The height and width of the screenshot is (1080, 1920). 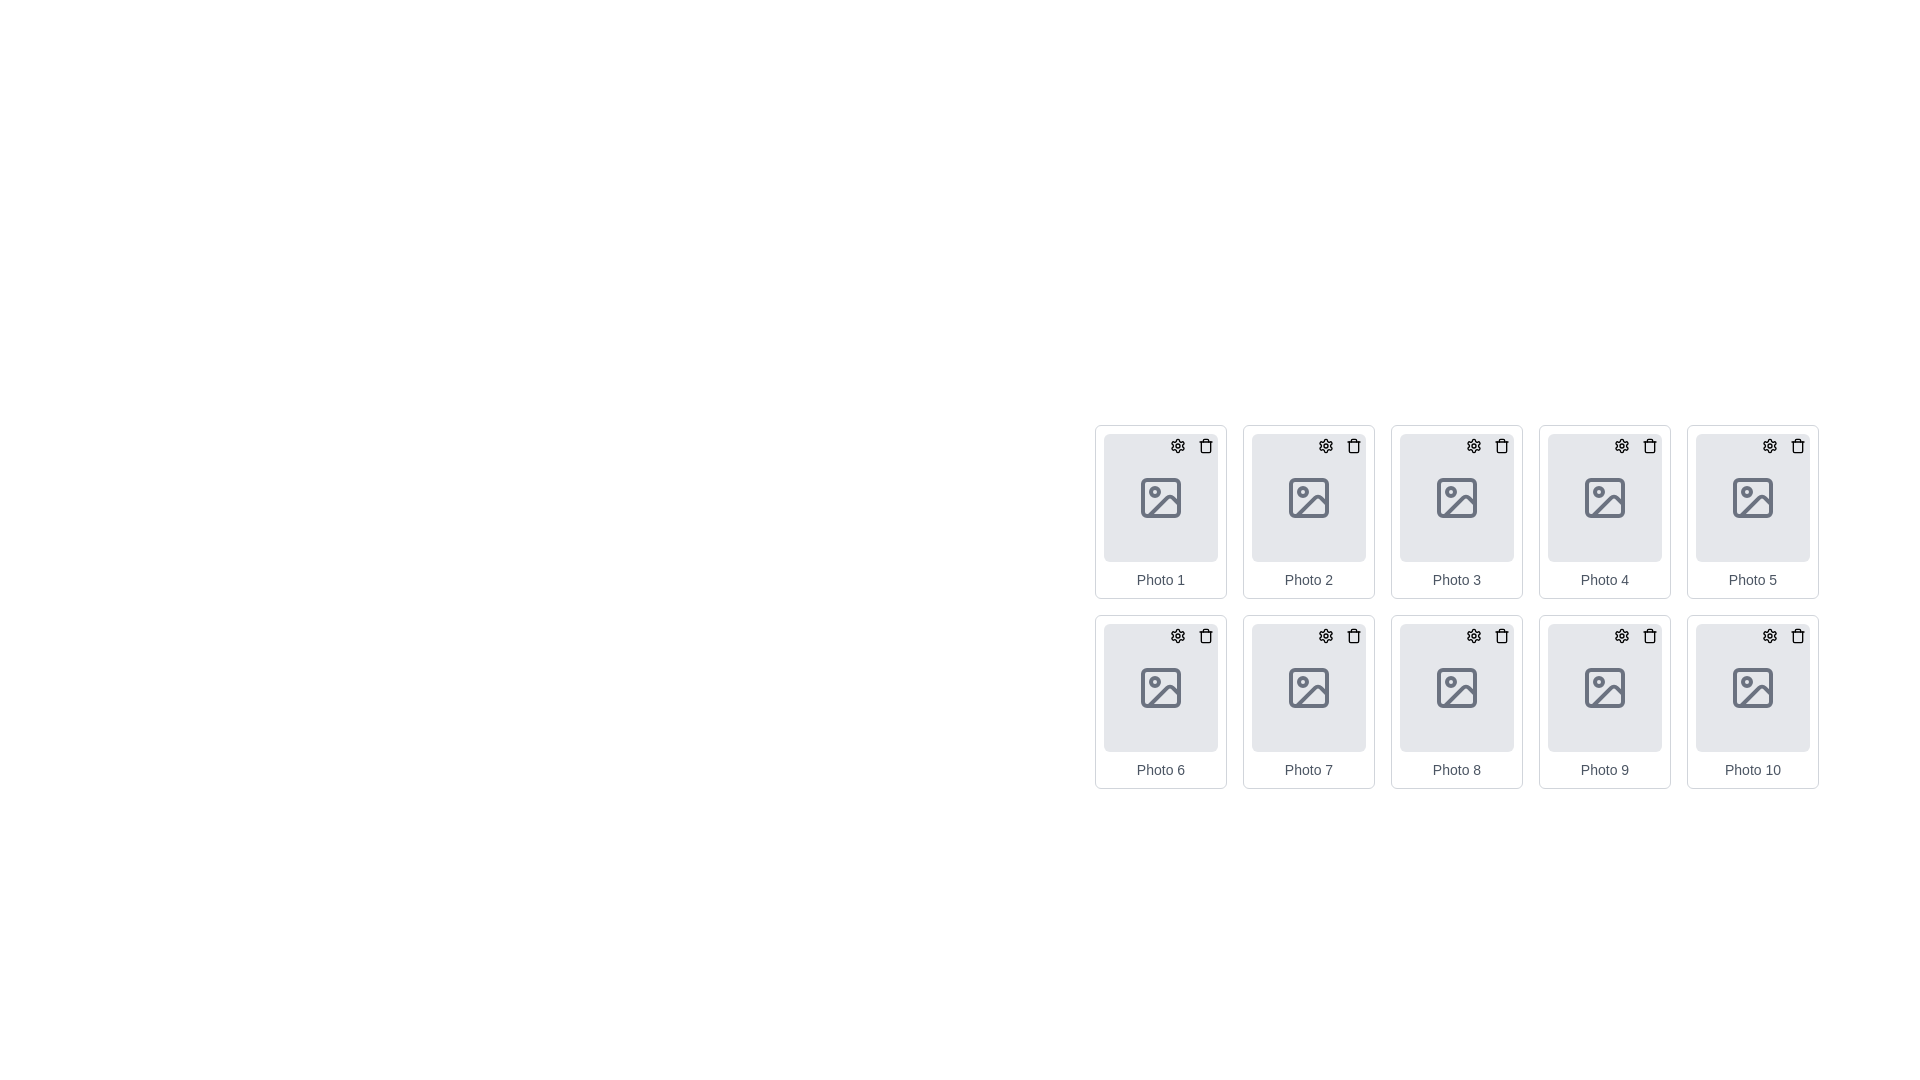 I want to click on the settings icon associated with the thumbnail labeled 'Photo 9', which is located in the second-to-last column of the lower row in a grid layout, so click(x=1622, y=636).